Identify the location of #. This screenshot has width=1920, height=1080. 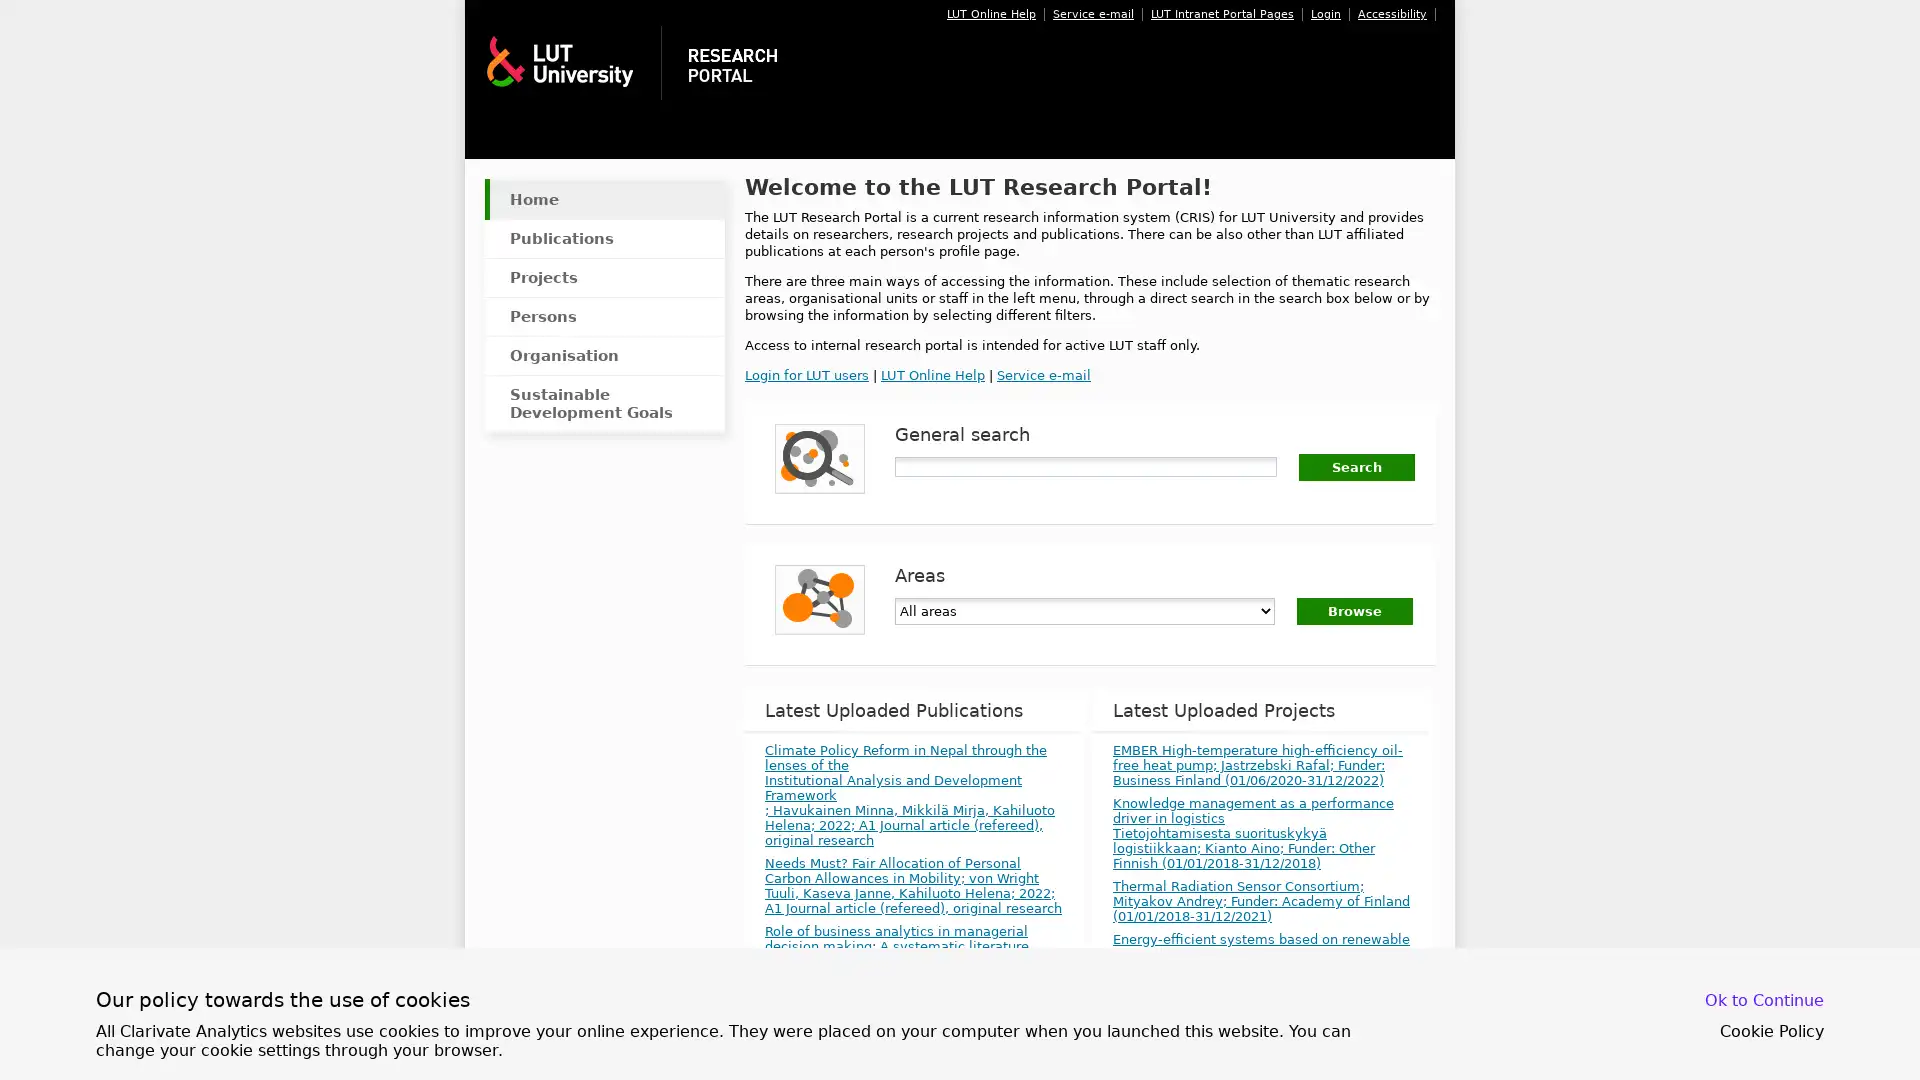
(1354, 610).